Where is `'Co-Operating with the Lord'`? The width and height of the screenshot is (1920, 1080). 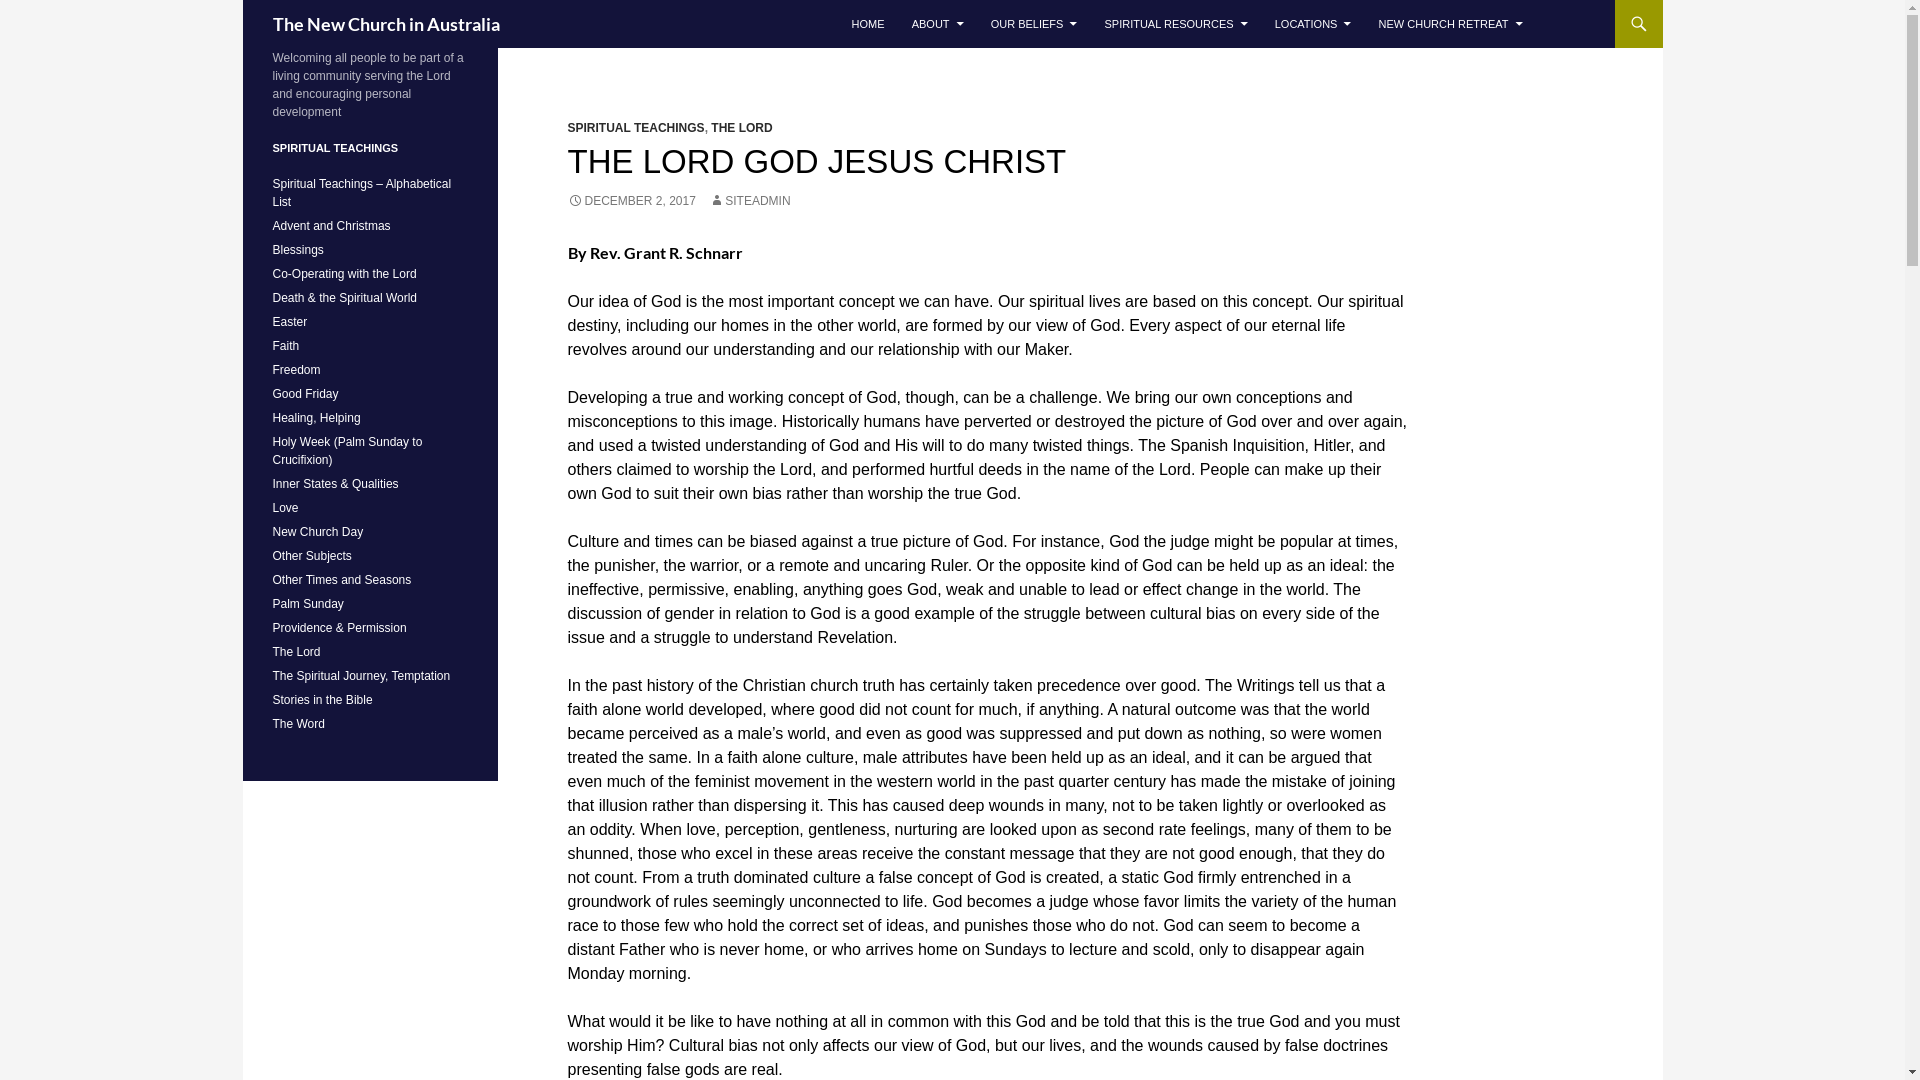 'Co-Operating with the Lord' is located at coordinates (344, 273).